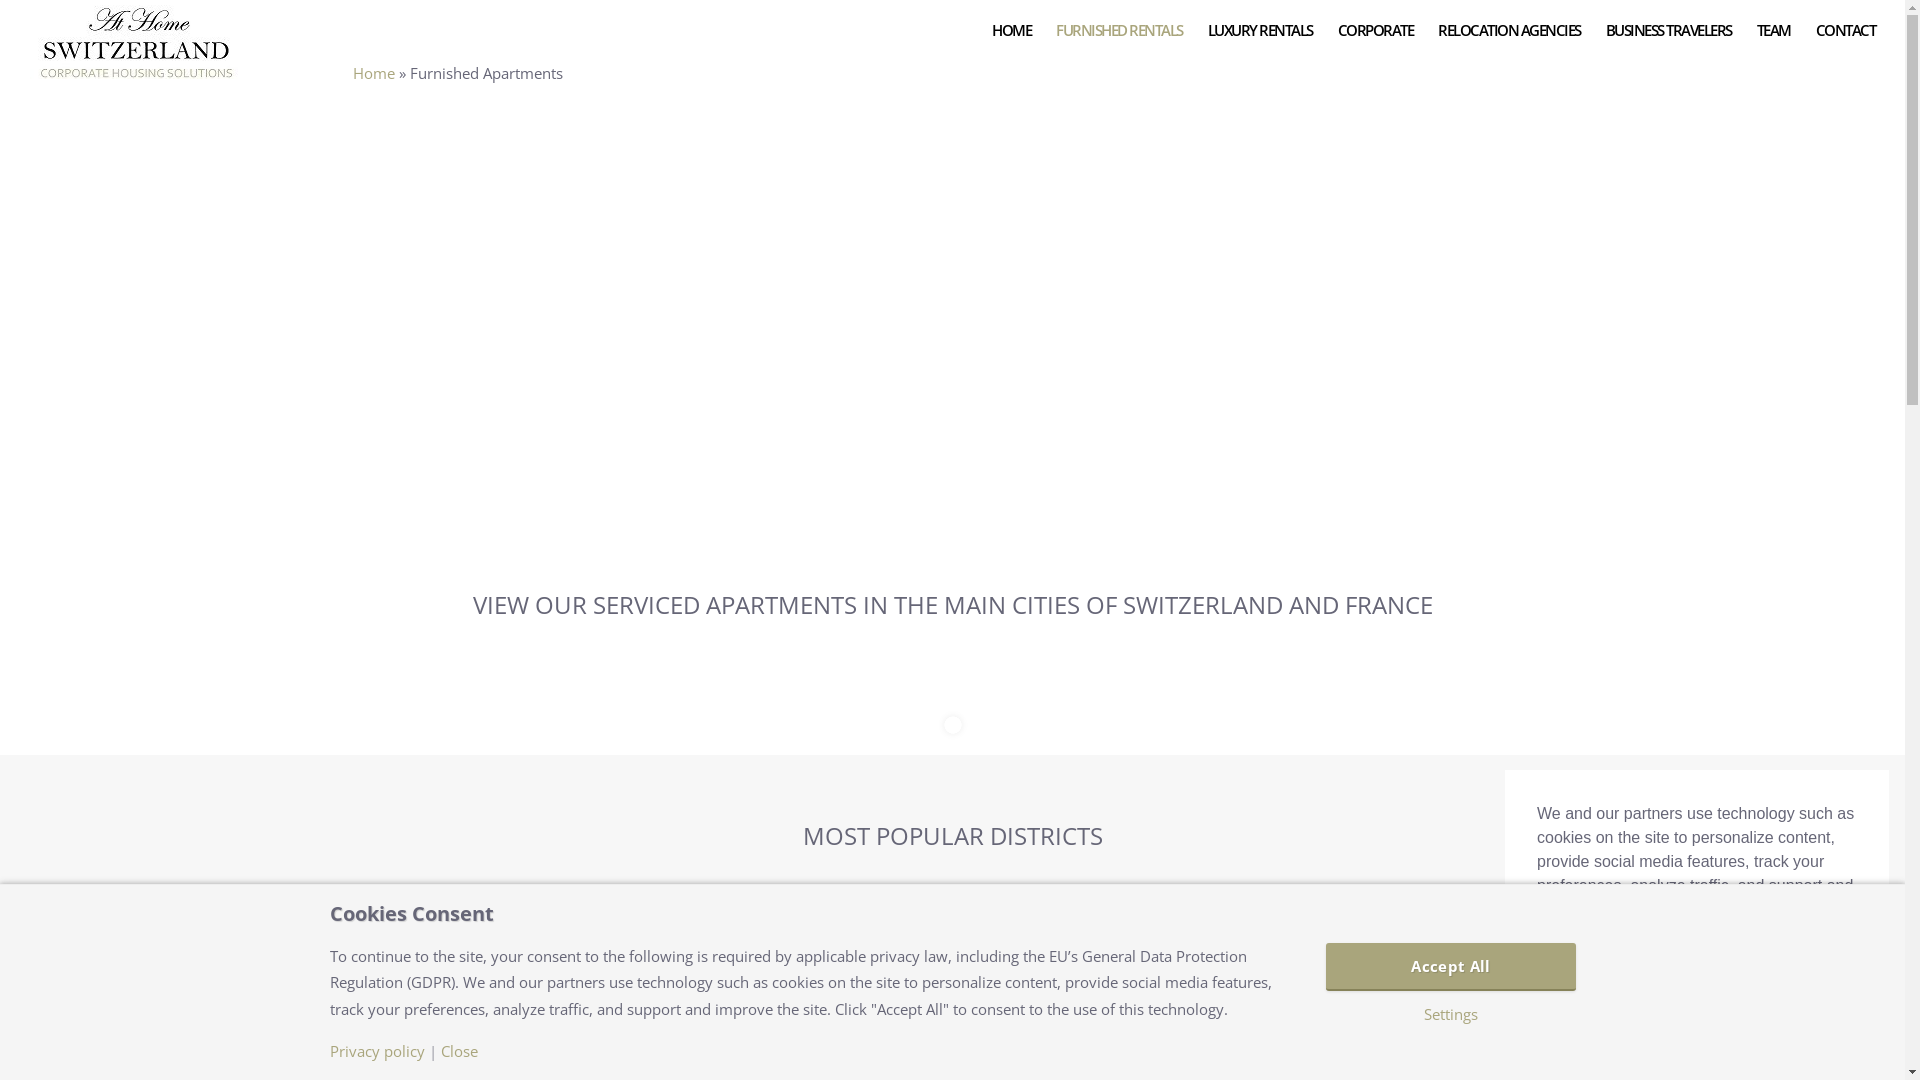 The width and height of the screenshot is (1920, 1080). Describe the element at coordinates (1755, 30) in the screenshot. I see `'TEAM'` at that location.